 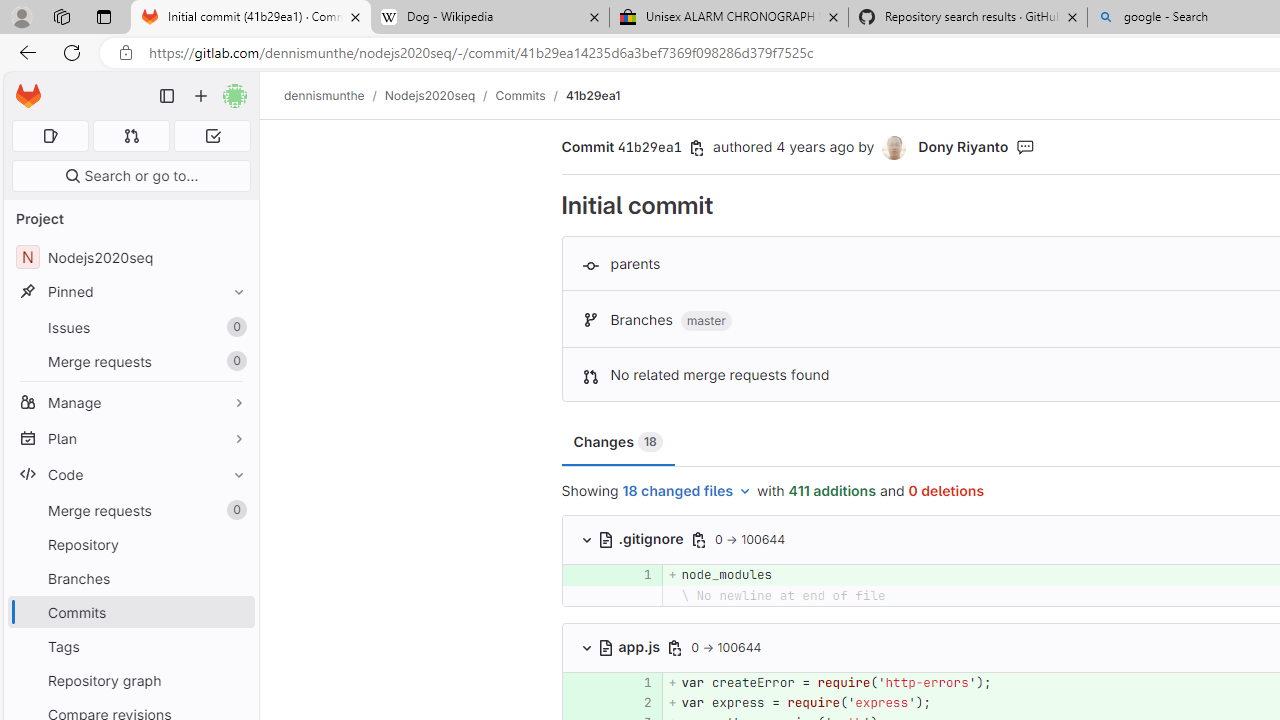 I want to click on 'Workspaces', so click(x=61, y=16).